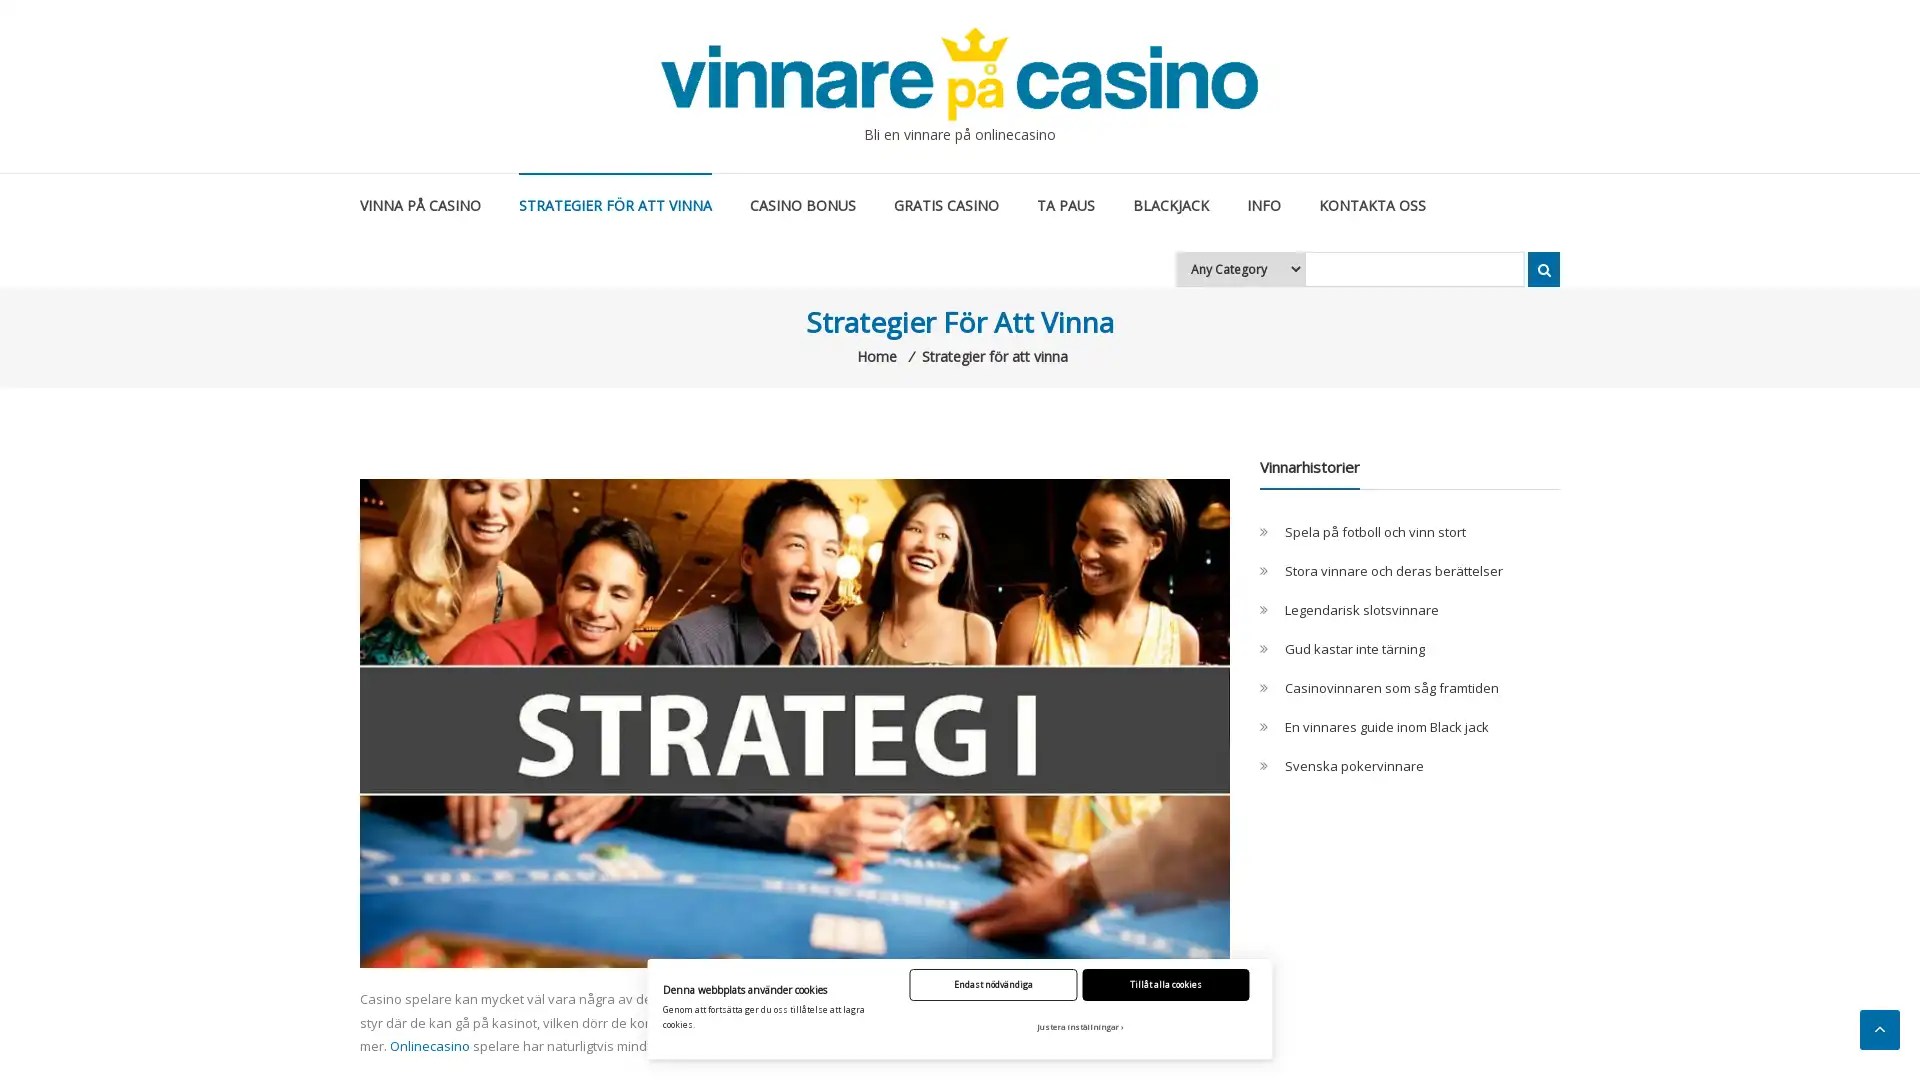 This screenshot has width=1920, height=1080. I want to click on Tillat alla cookies, so click(1165, 983).